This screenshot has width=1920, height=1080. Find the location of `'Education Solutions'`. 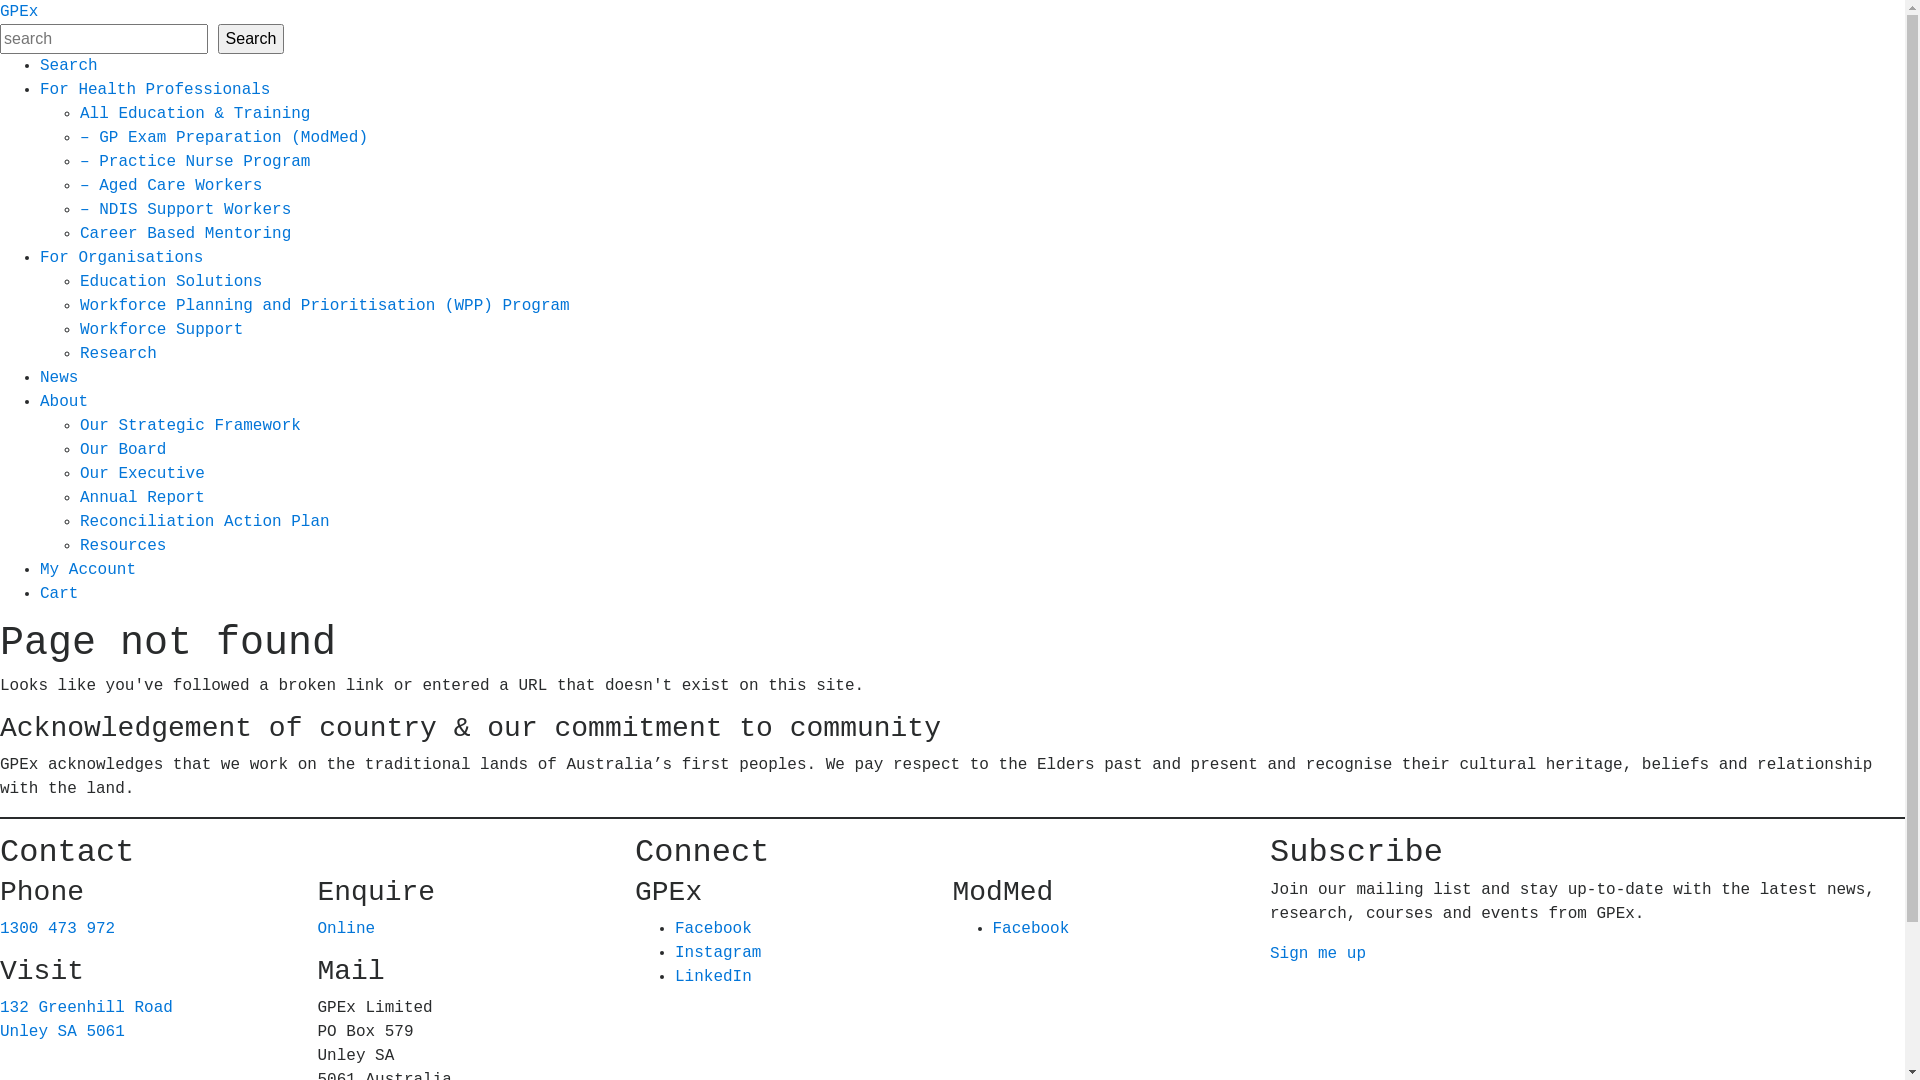

'Education Solutions' is located at coordinates (171, 281).